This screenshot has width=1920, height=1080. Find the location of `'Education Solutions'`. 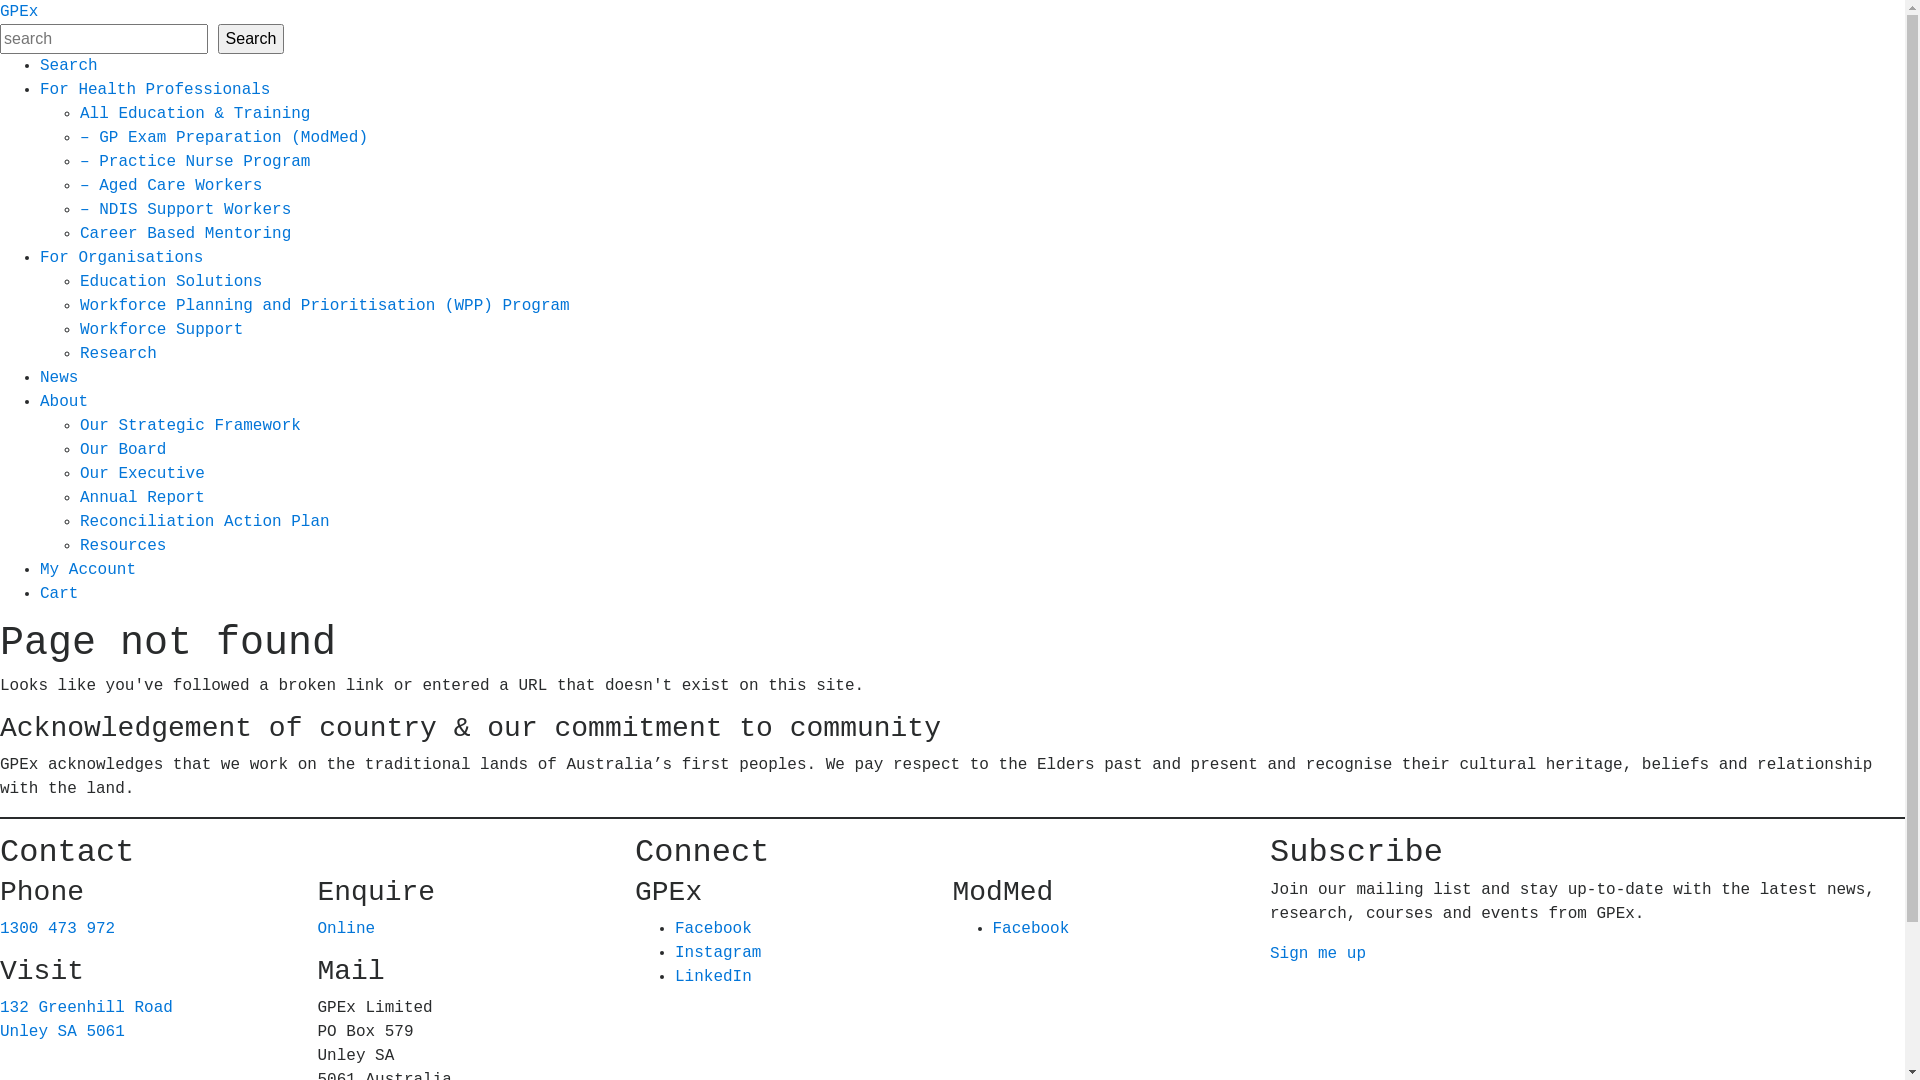

'Education Solutions' is located at coordinates (171, 281).